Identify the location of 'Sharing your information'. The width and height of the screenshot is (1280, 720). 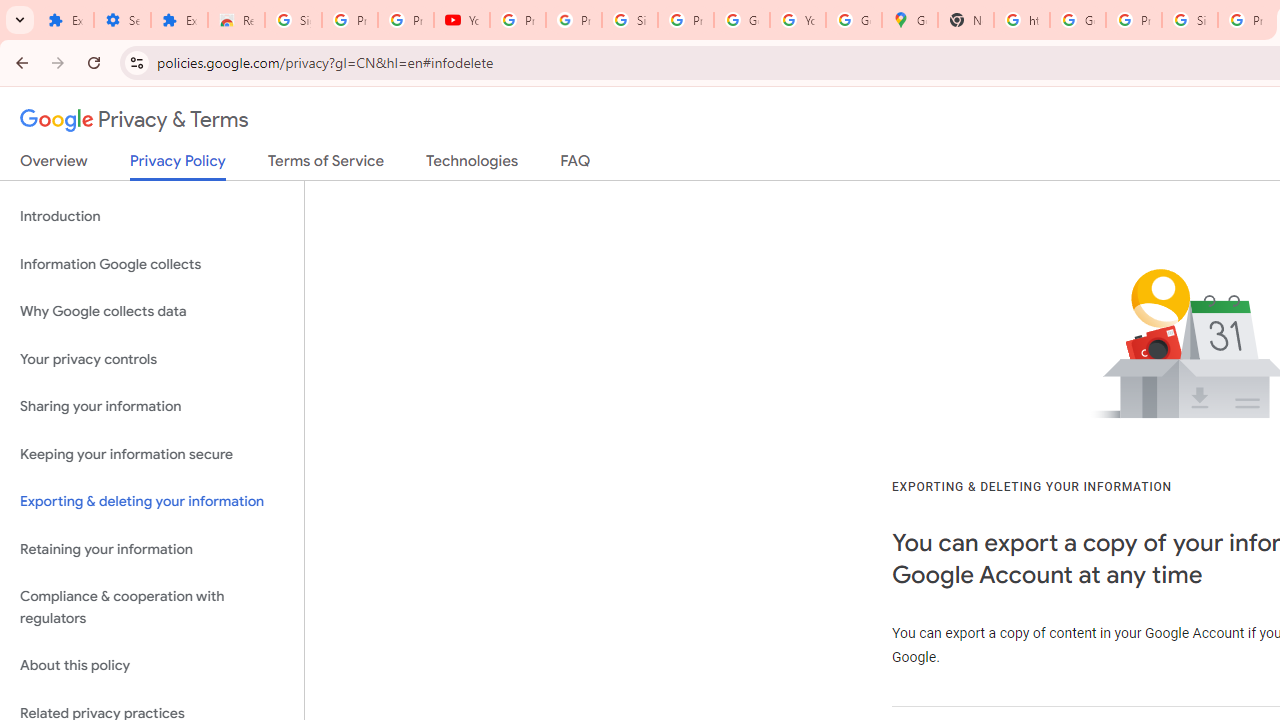
(151, 406).